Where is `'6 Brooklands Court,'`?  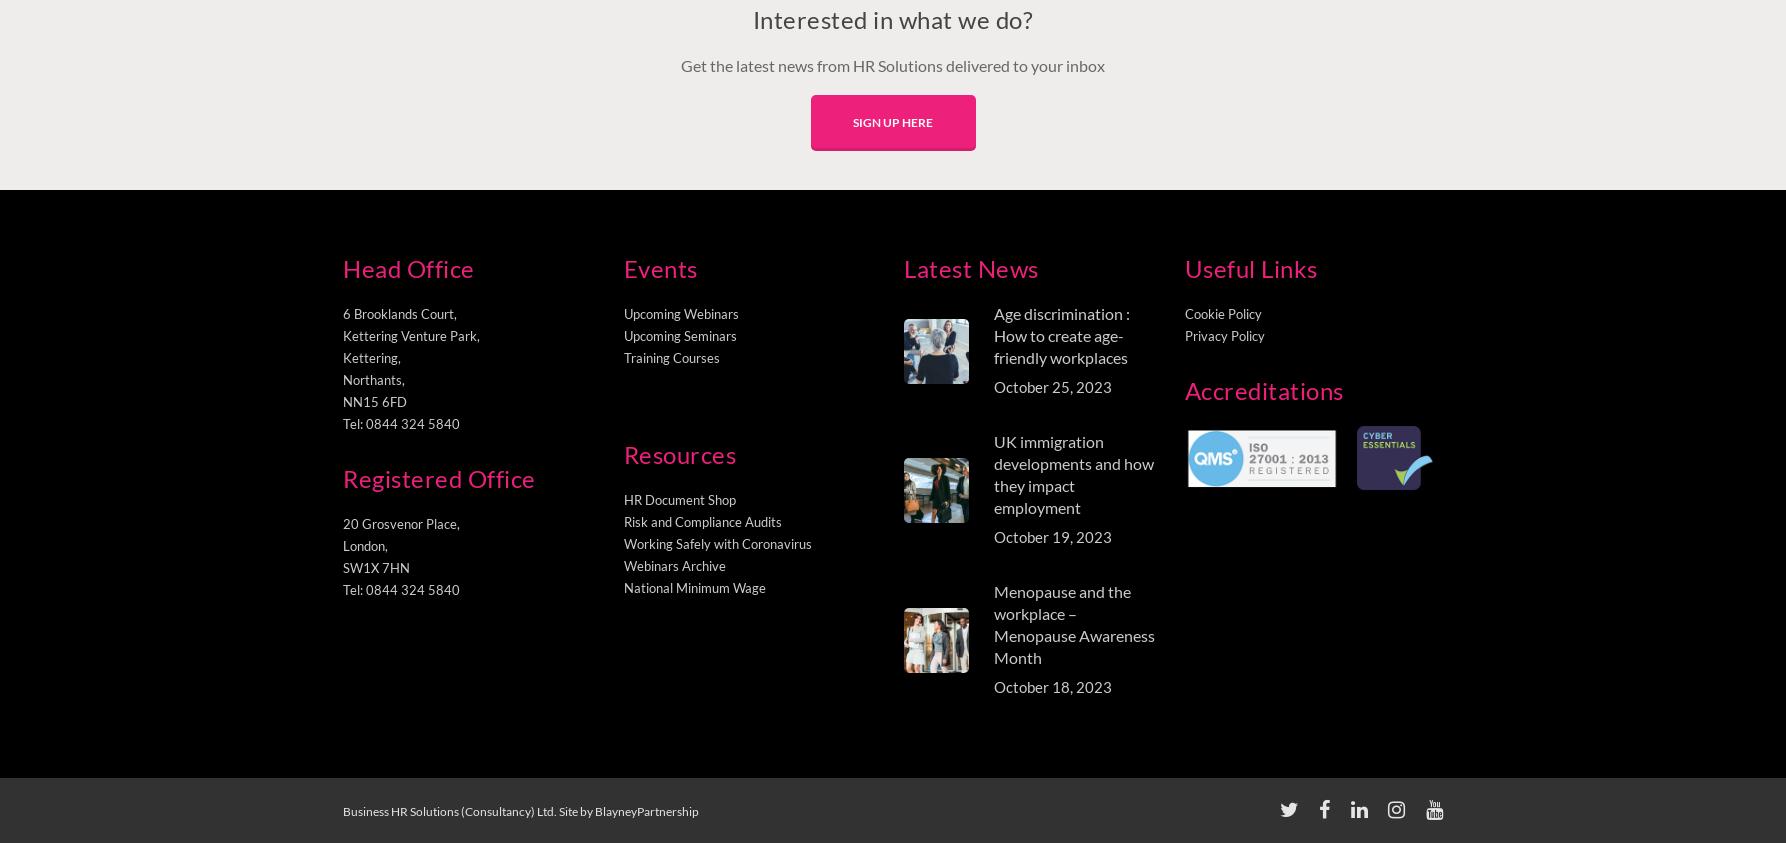
'6 Brooklands Court,' is located at coordinates (342, 313).